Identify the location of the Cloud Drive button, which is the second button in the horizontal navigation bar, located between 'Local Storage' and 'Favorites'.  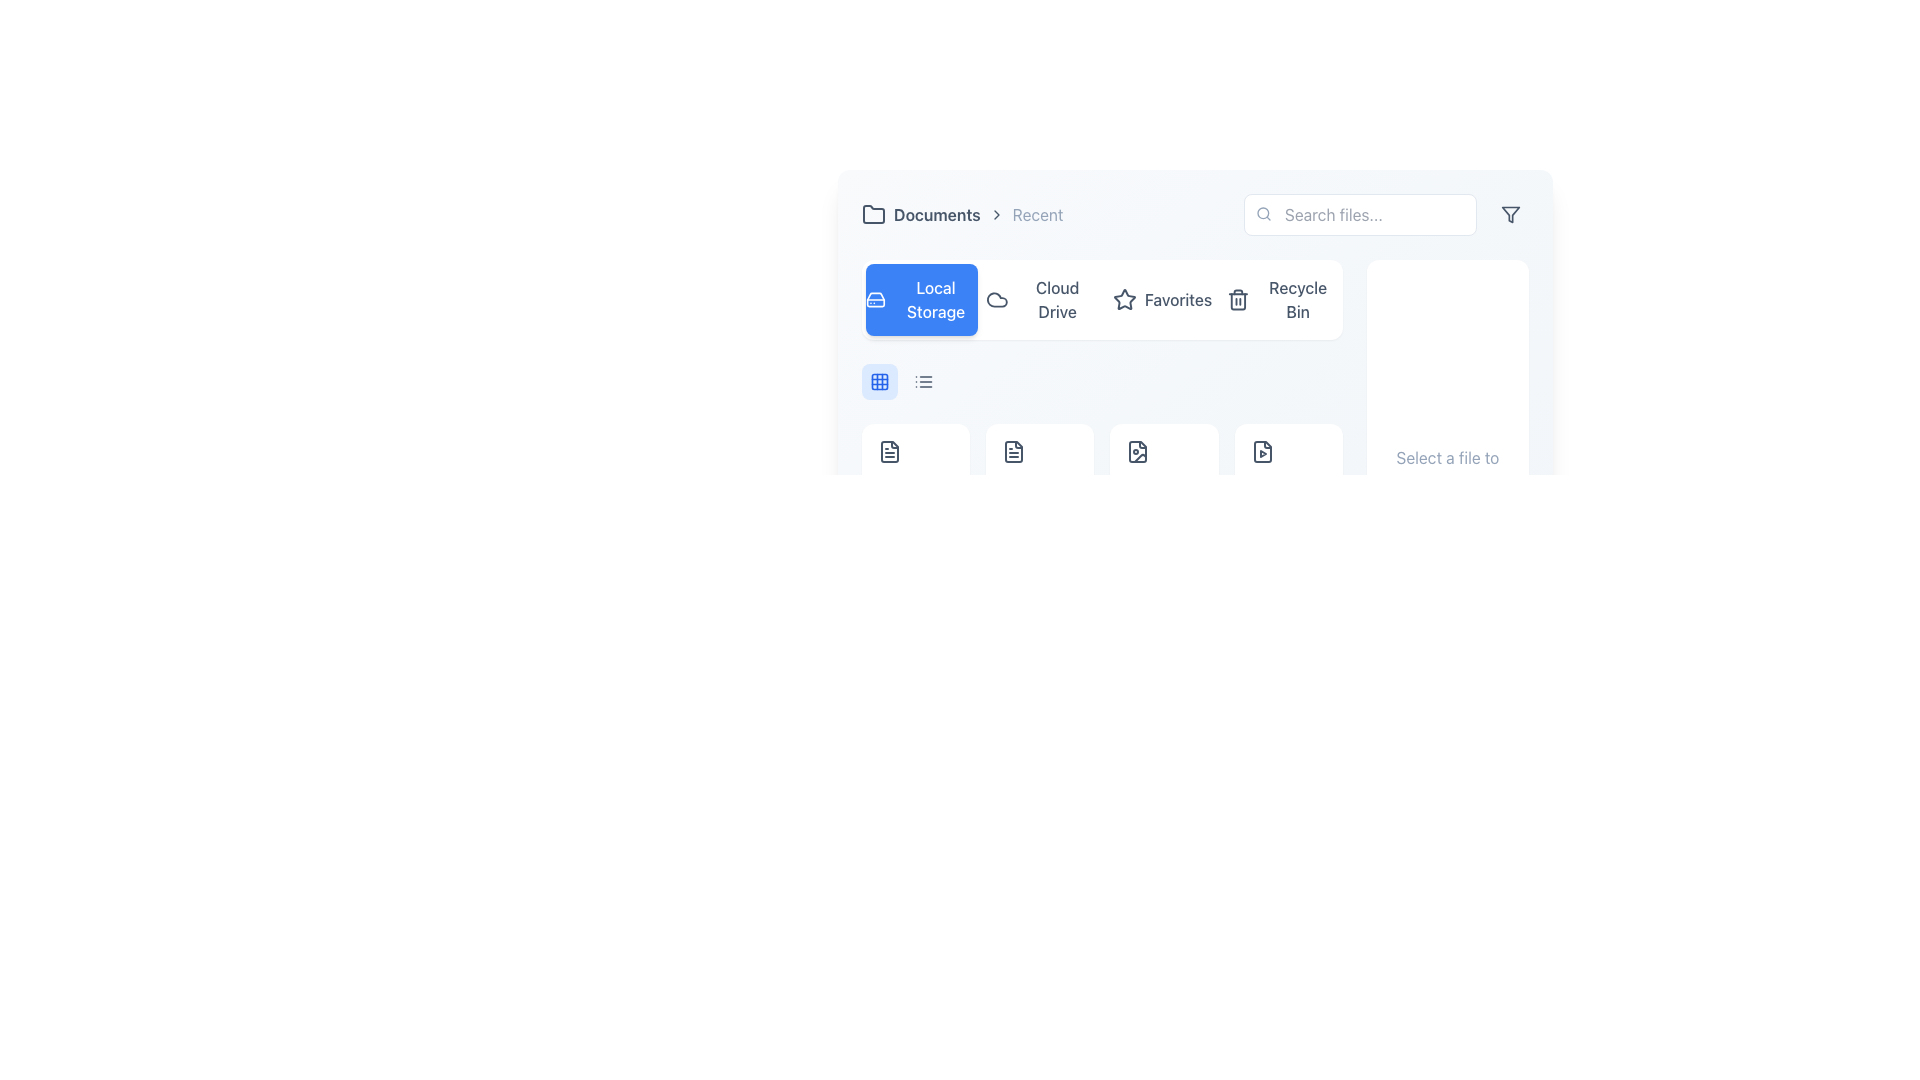
(1041, 300).